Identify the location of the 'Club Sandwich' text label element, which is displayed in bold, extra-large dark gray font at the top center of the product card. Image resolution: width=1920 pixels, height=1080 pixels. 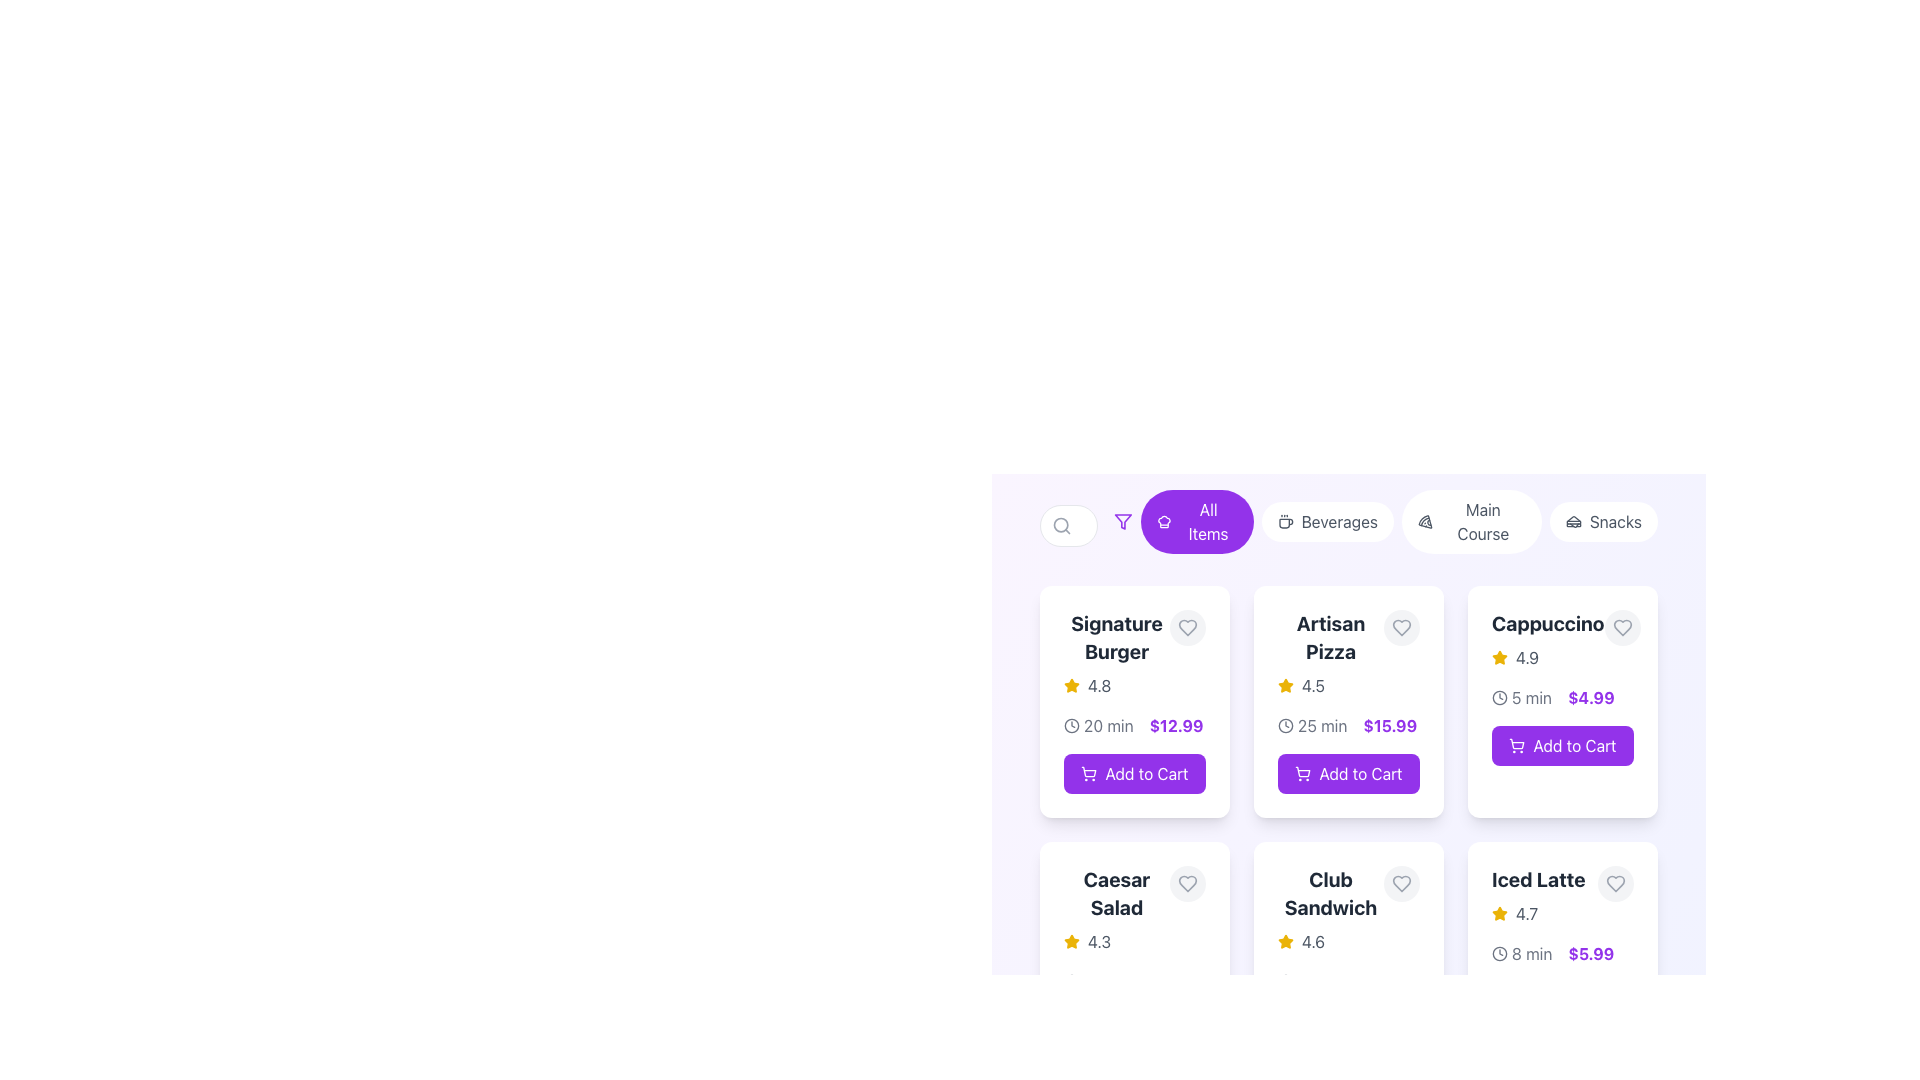
(1330, 893).